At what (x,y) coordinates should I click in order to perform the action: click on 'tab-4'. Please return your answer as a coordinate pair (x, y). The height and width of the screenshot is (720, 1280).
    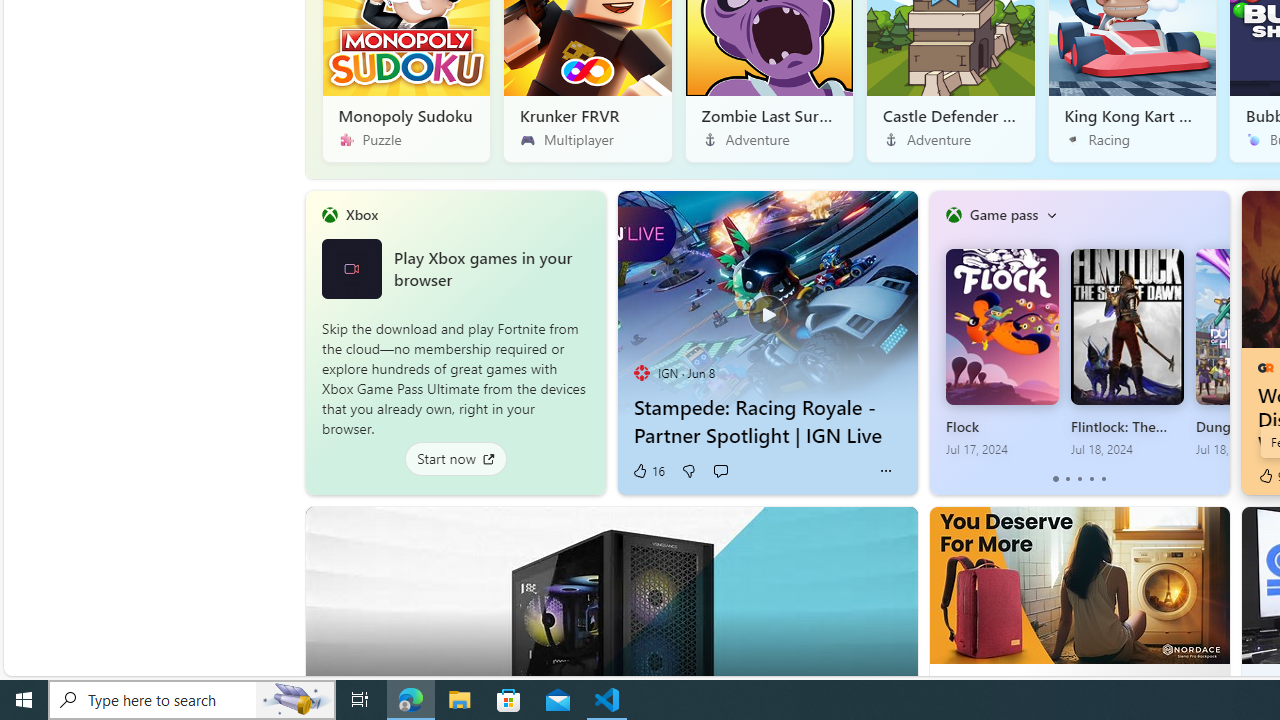
    Looking at the image, I should click on (1102, 479).